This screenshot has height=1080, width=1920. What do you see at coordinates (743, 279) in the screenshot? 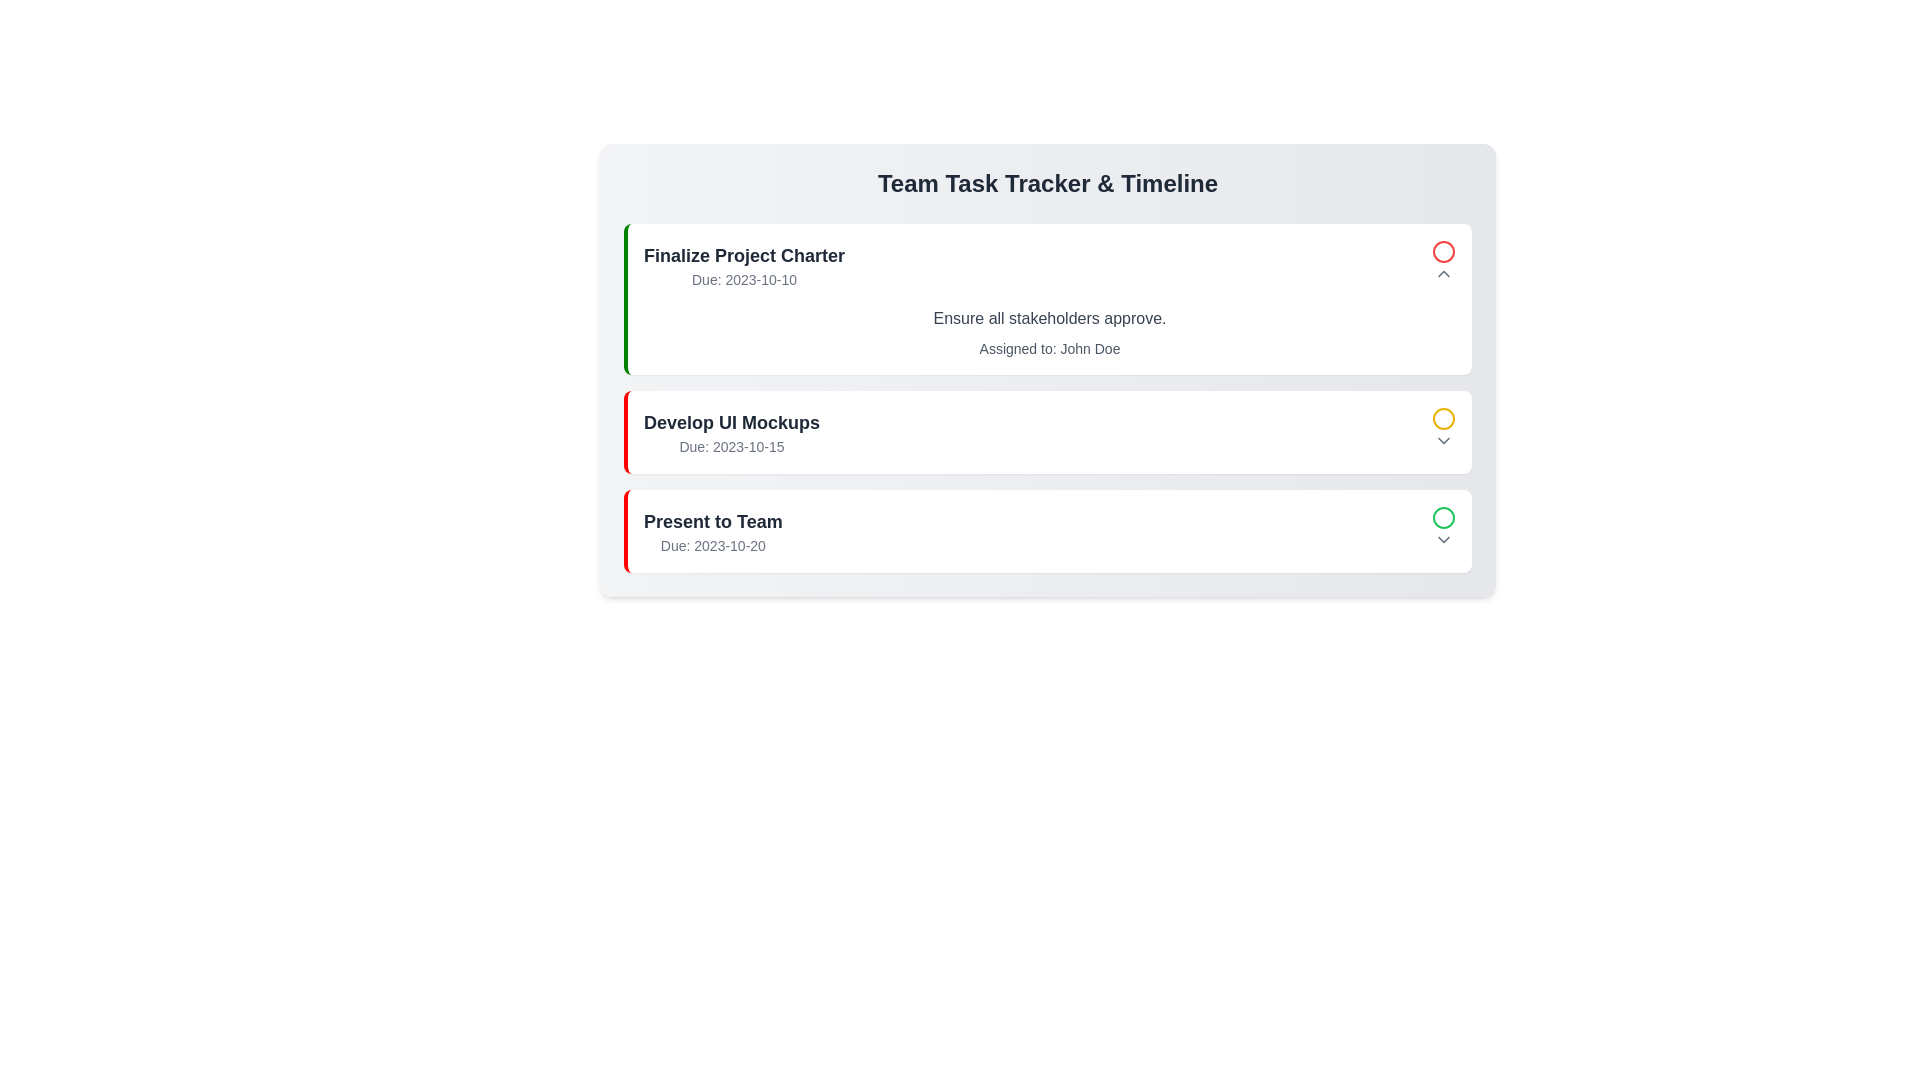
I see `the text label displaying the due date for the task labeled 'Finalize Project Charter'` at bounding box center [743, 279].